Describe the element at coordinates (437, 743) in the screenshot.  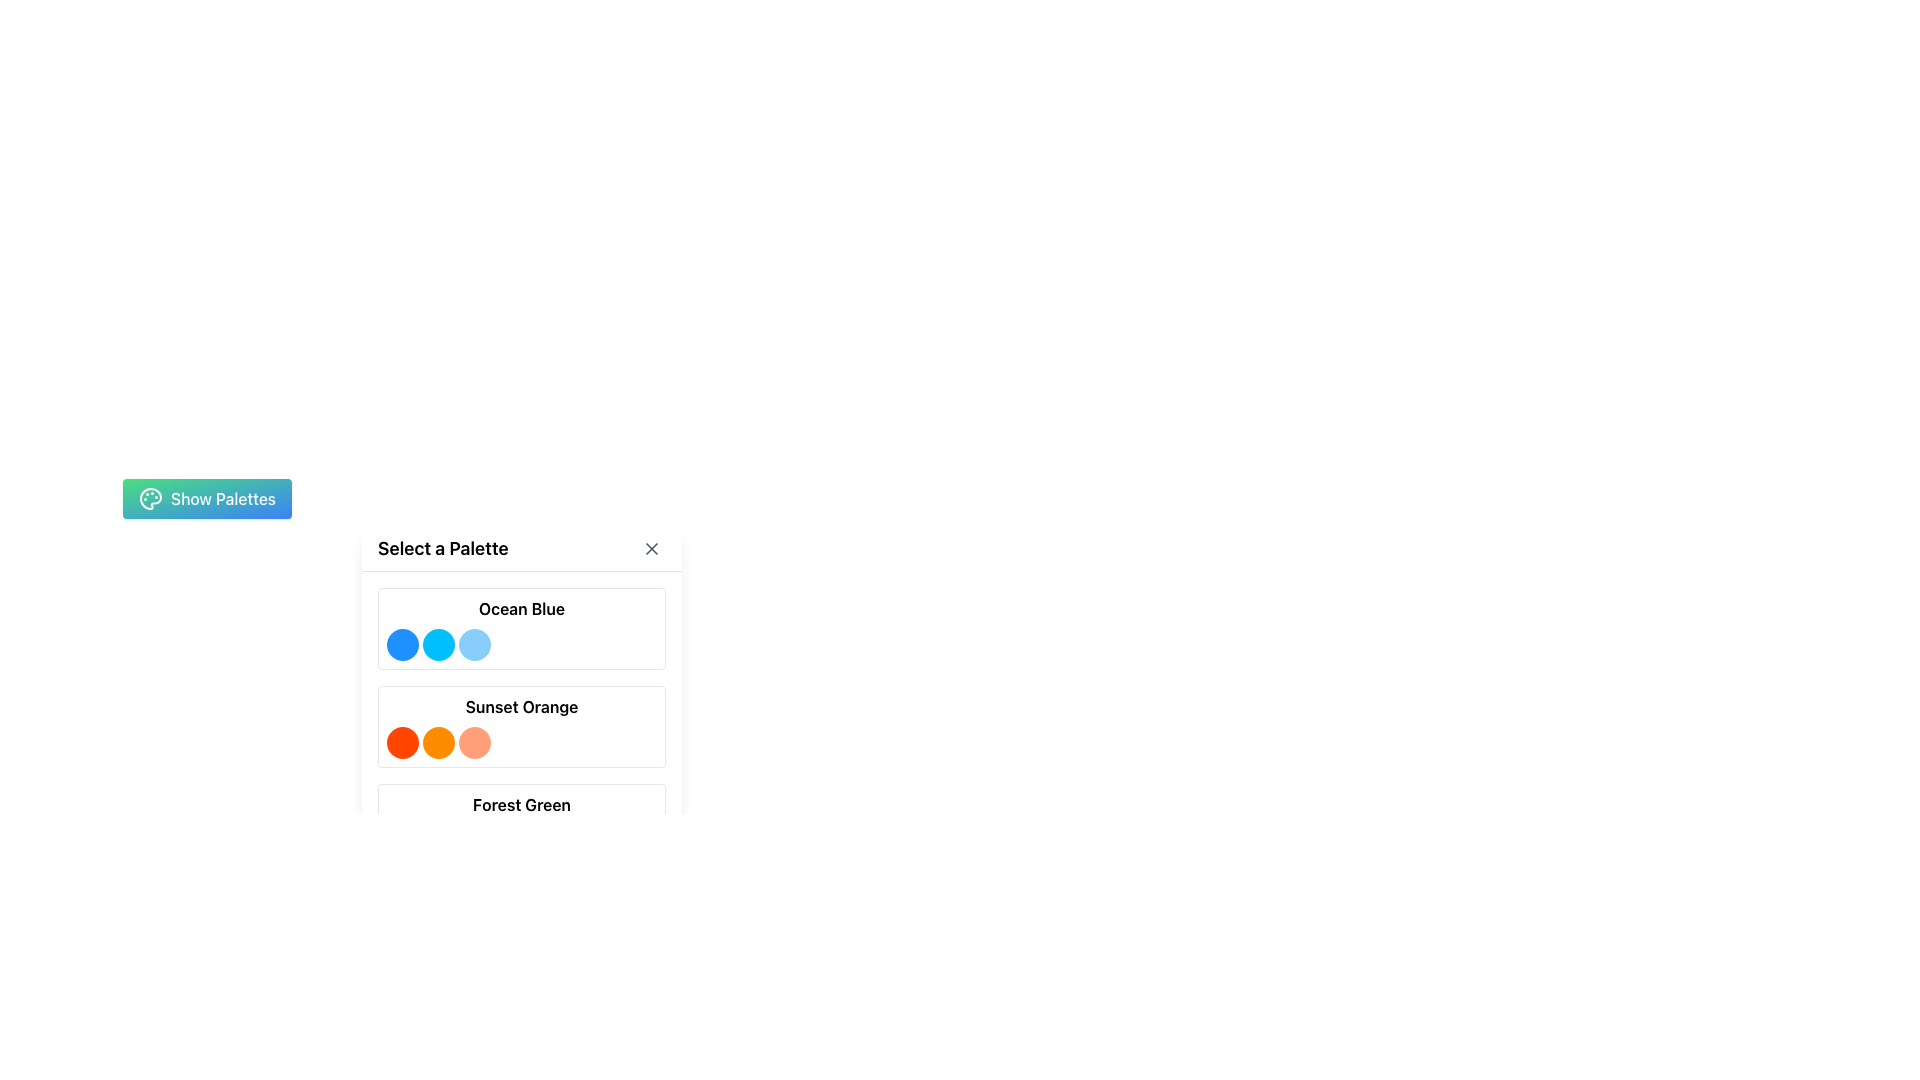
I see `the second circle of the 'Sunset Orange' palette group in the 'Select a Palette' modal dialog box` at that location.